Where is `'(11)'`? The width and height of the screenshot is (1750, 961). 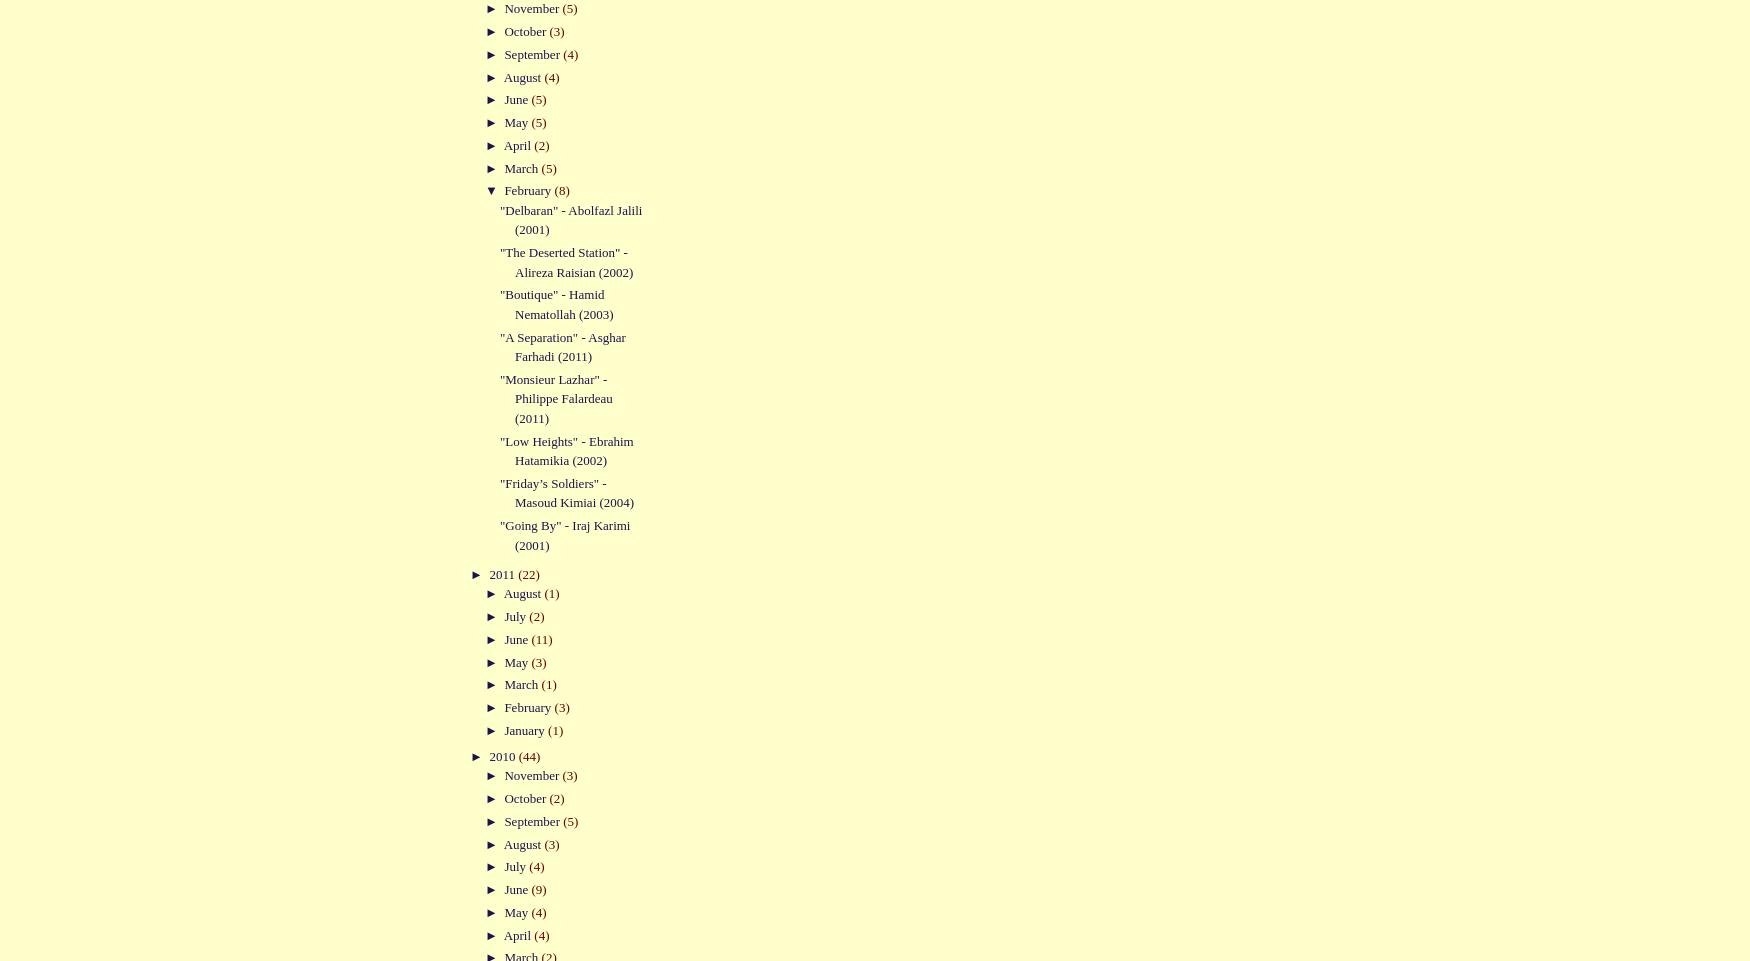 '(11)' is located at coordinates (540, 638).